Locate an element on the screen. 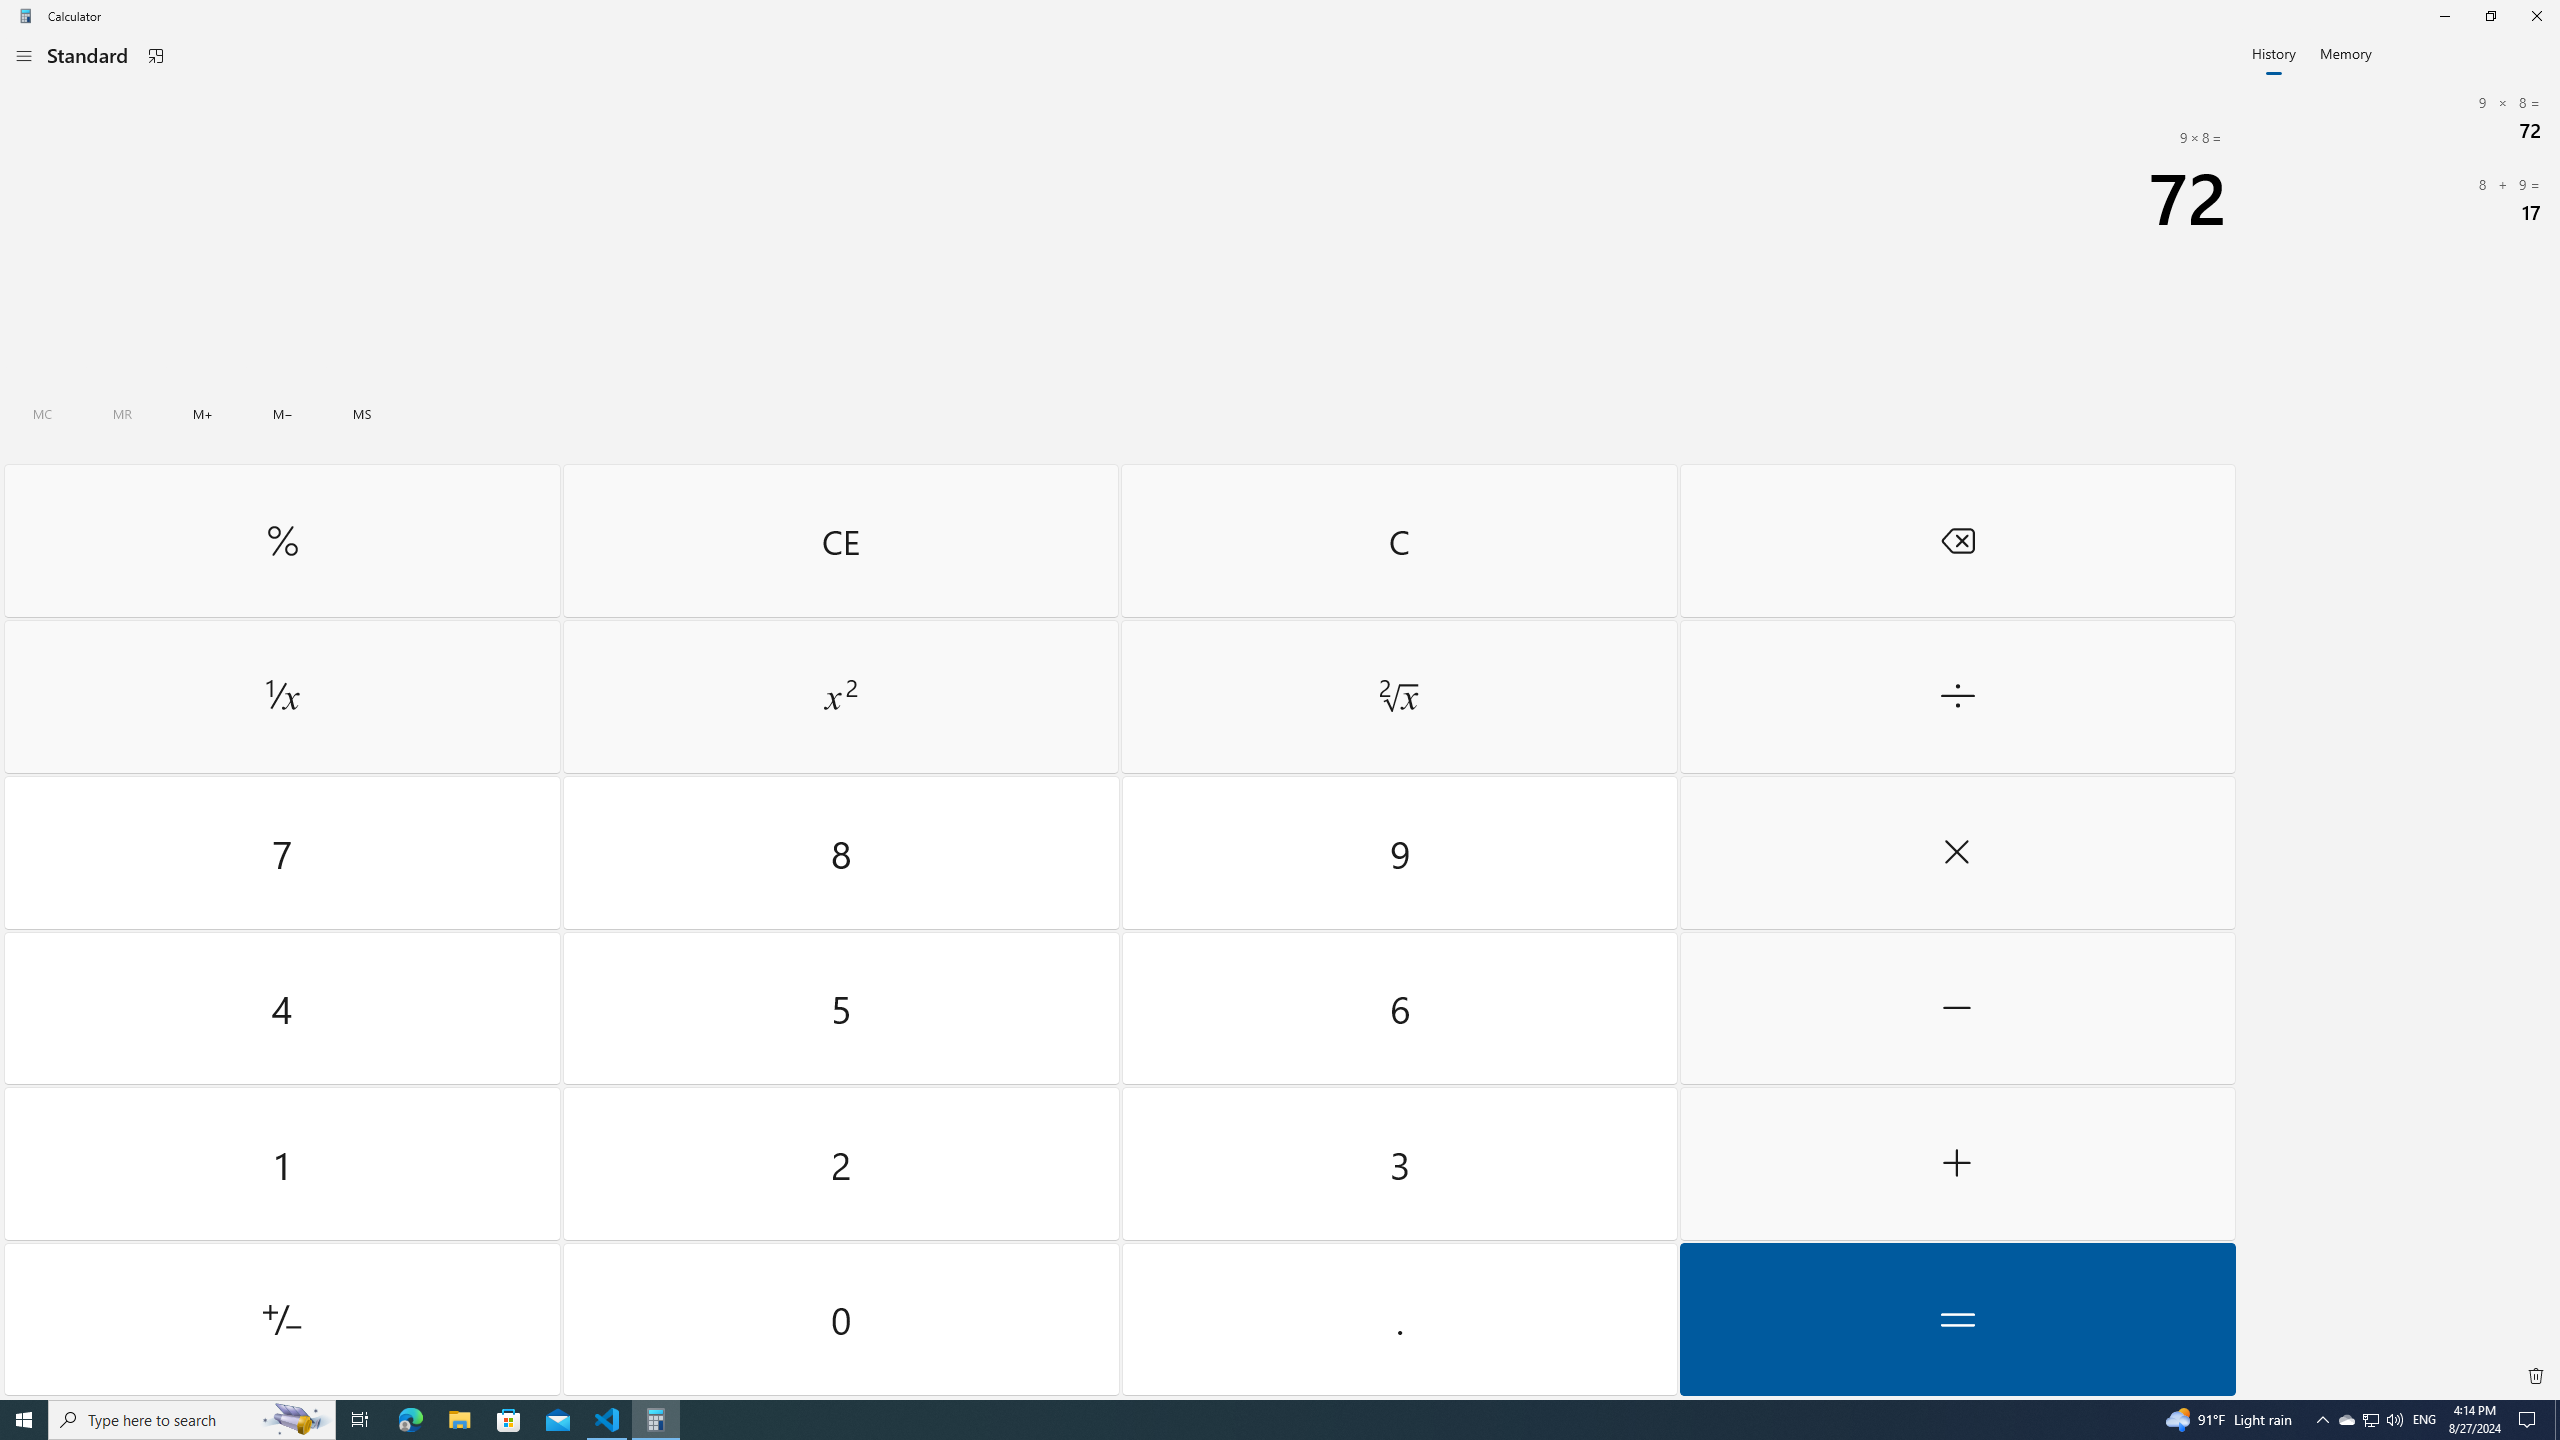 The width and height of the screenshot is (2560, 1440). 'Search highlights icon opens search home window' is located at coordinates (294, 1418).